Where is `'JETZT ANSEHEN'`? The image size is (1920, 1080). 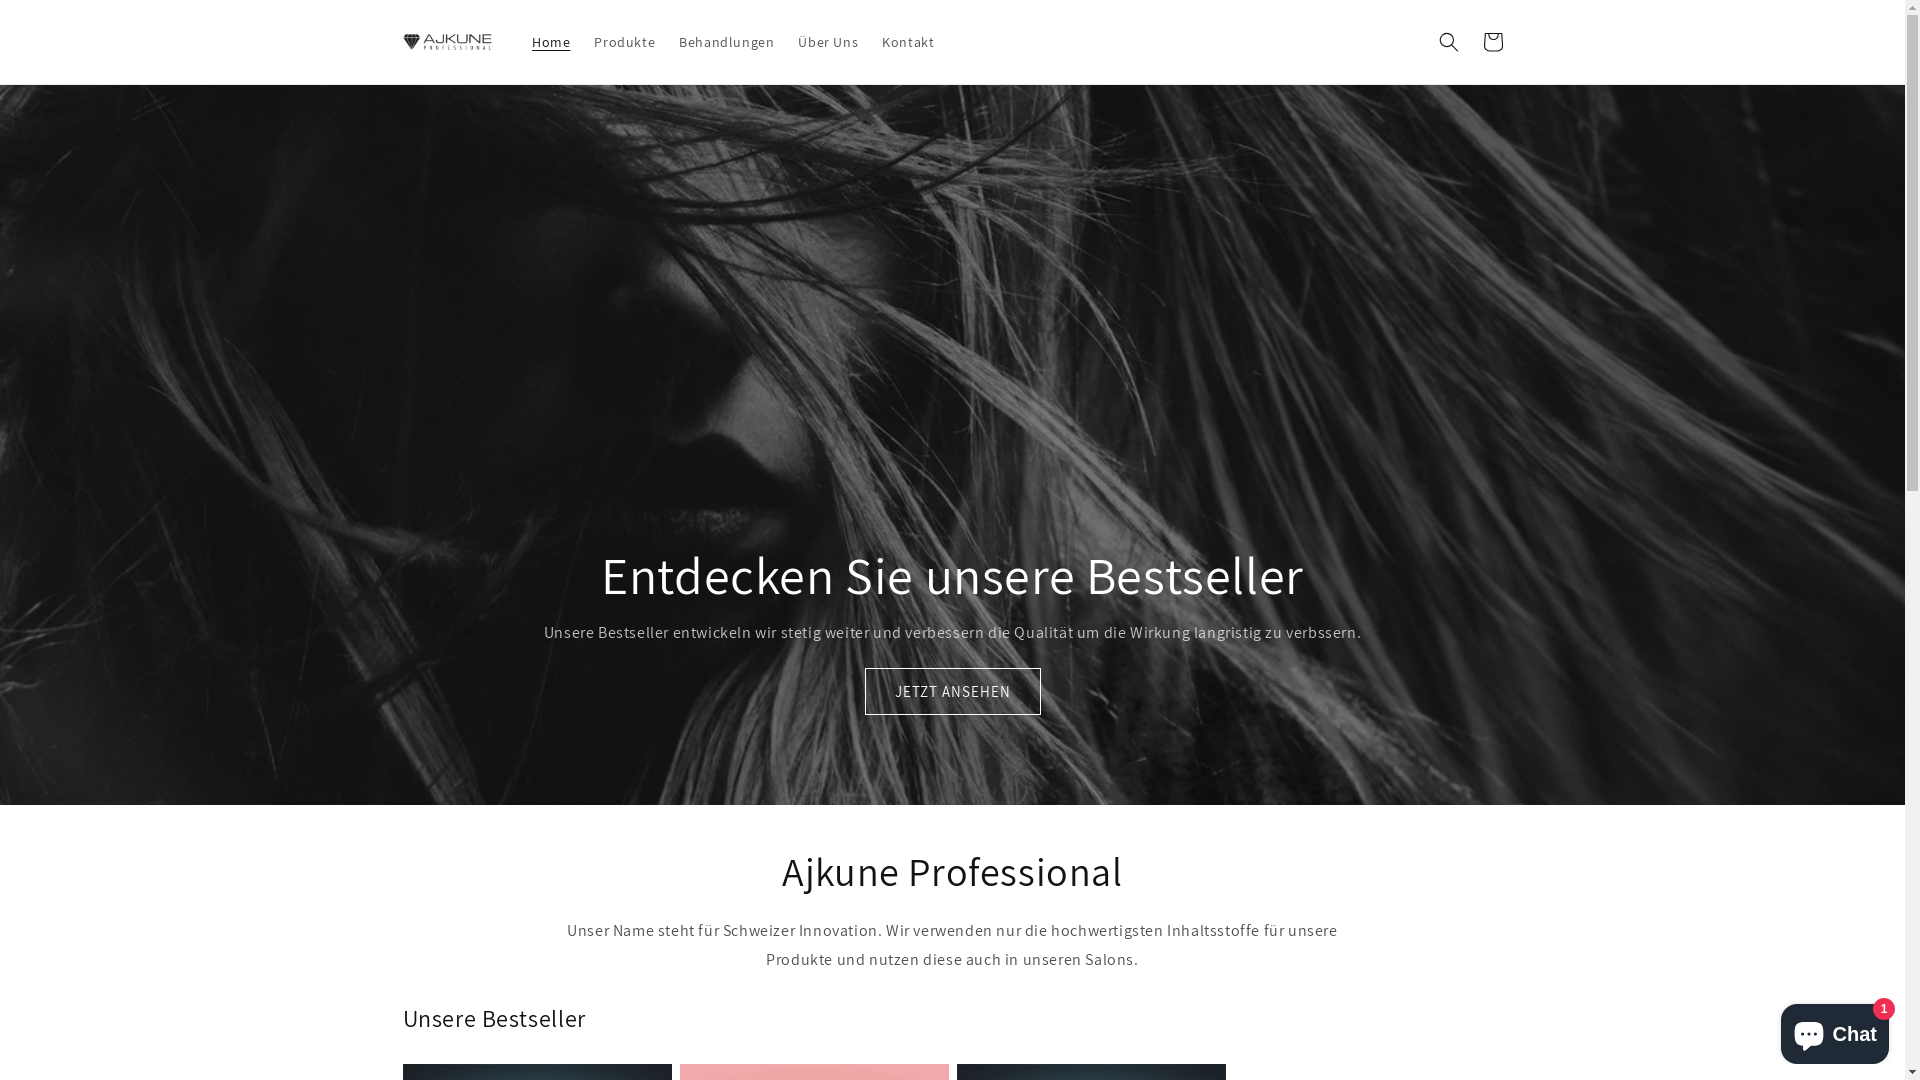
'JETZT ANSEHEN' is located at coordinates (950, 690).